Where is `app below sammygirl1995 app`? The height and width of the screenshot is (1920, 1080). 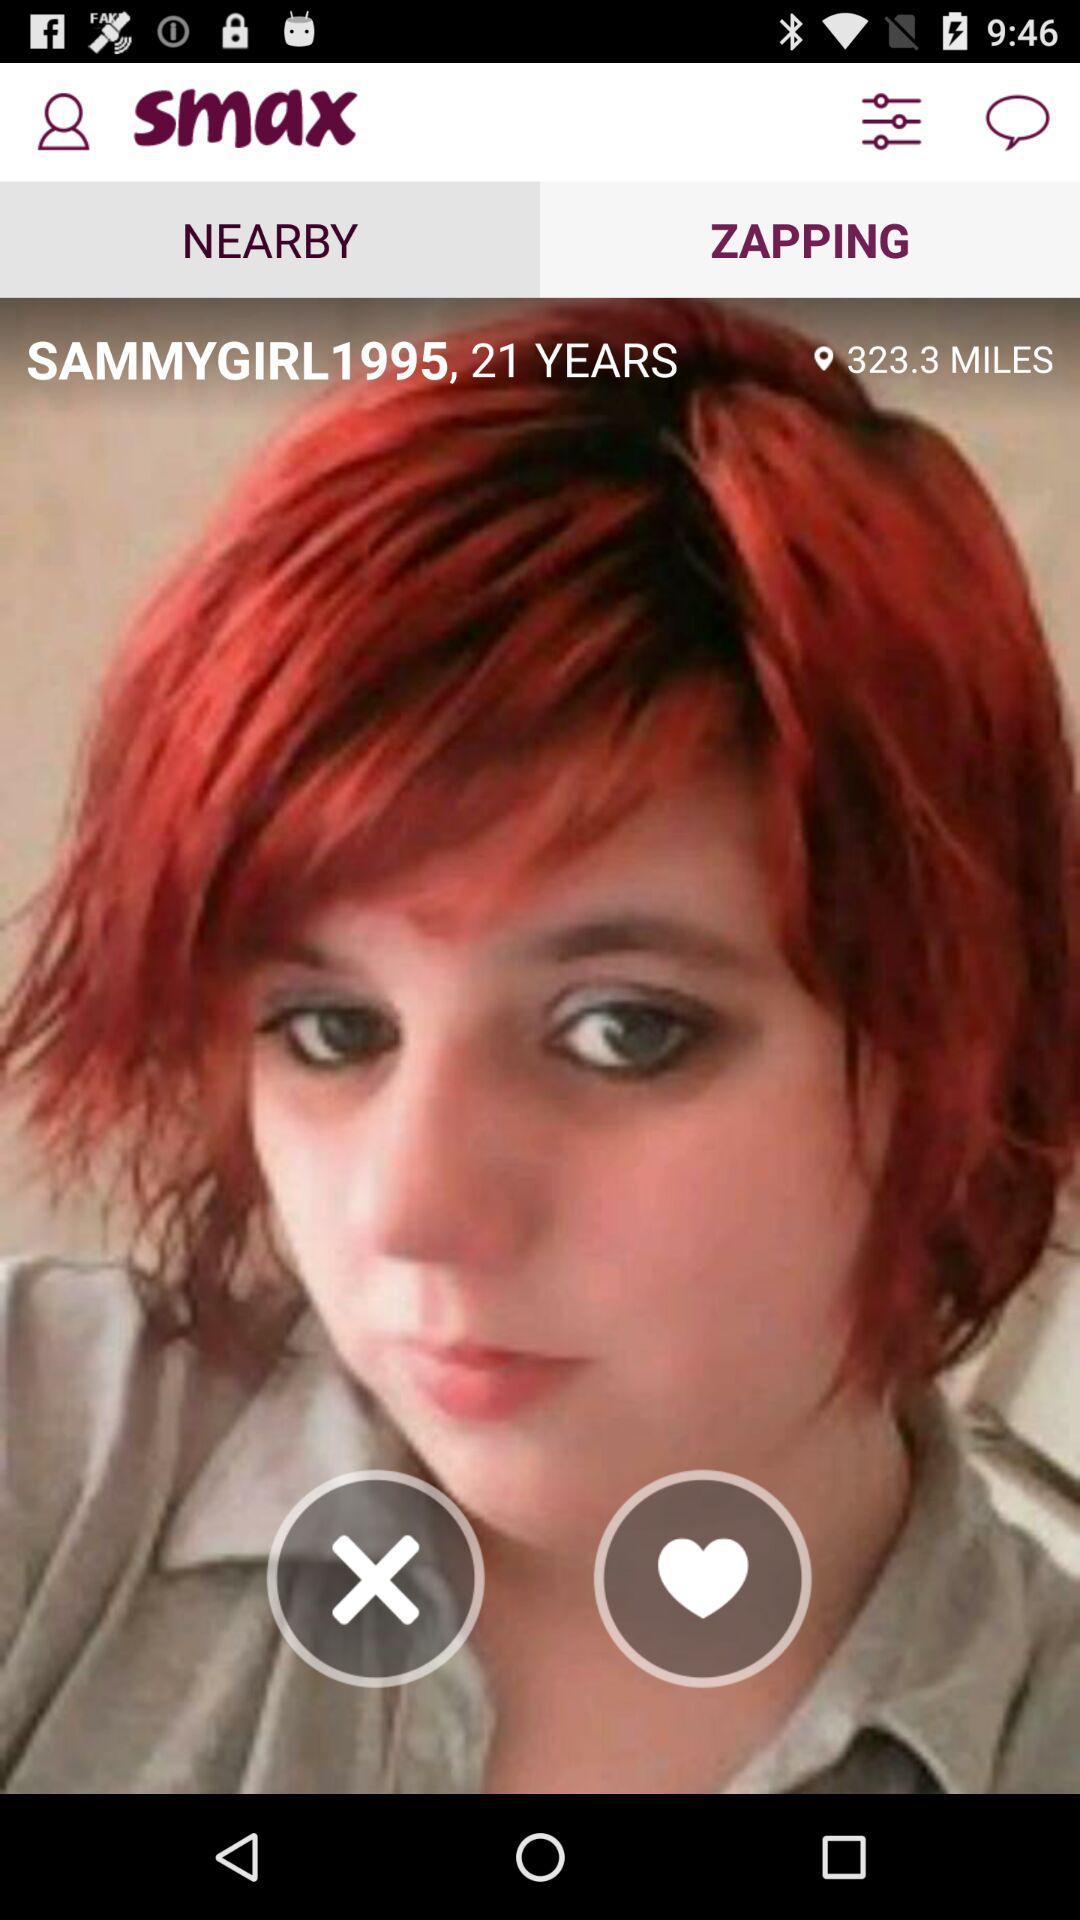
app below sammygirl1995 app is located at coordinates (376, 1577).